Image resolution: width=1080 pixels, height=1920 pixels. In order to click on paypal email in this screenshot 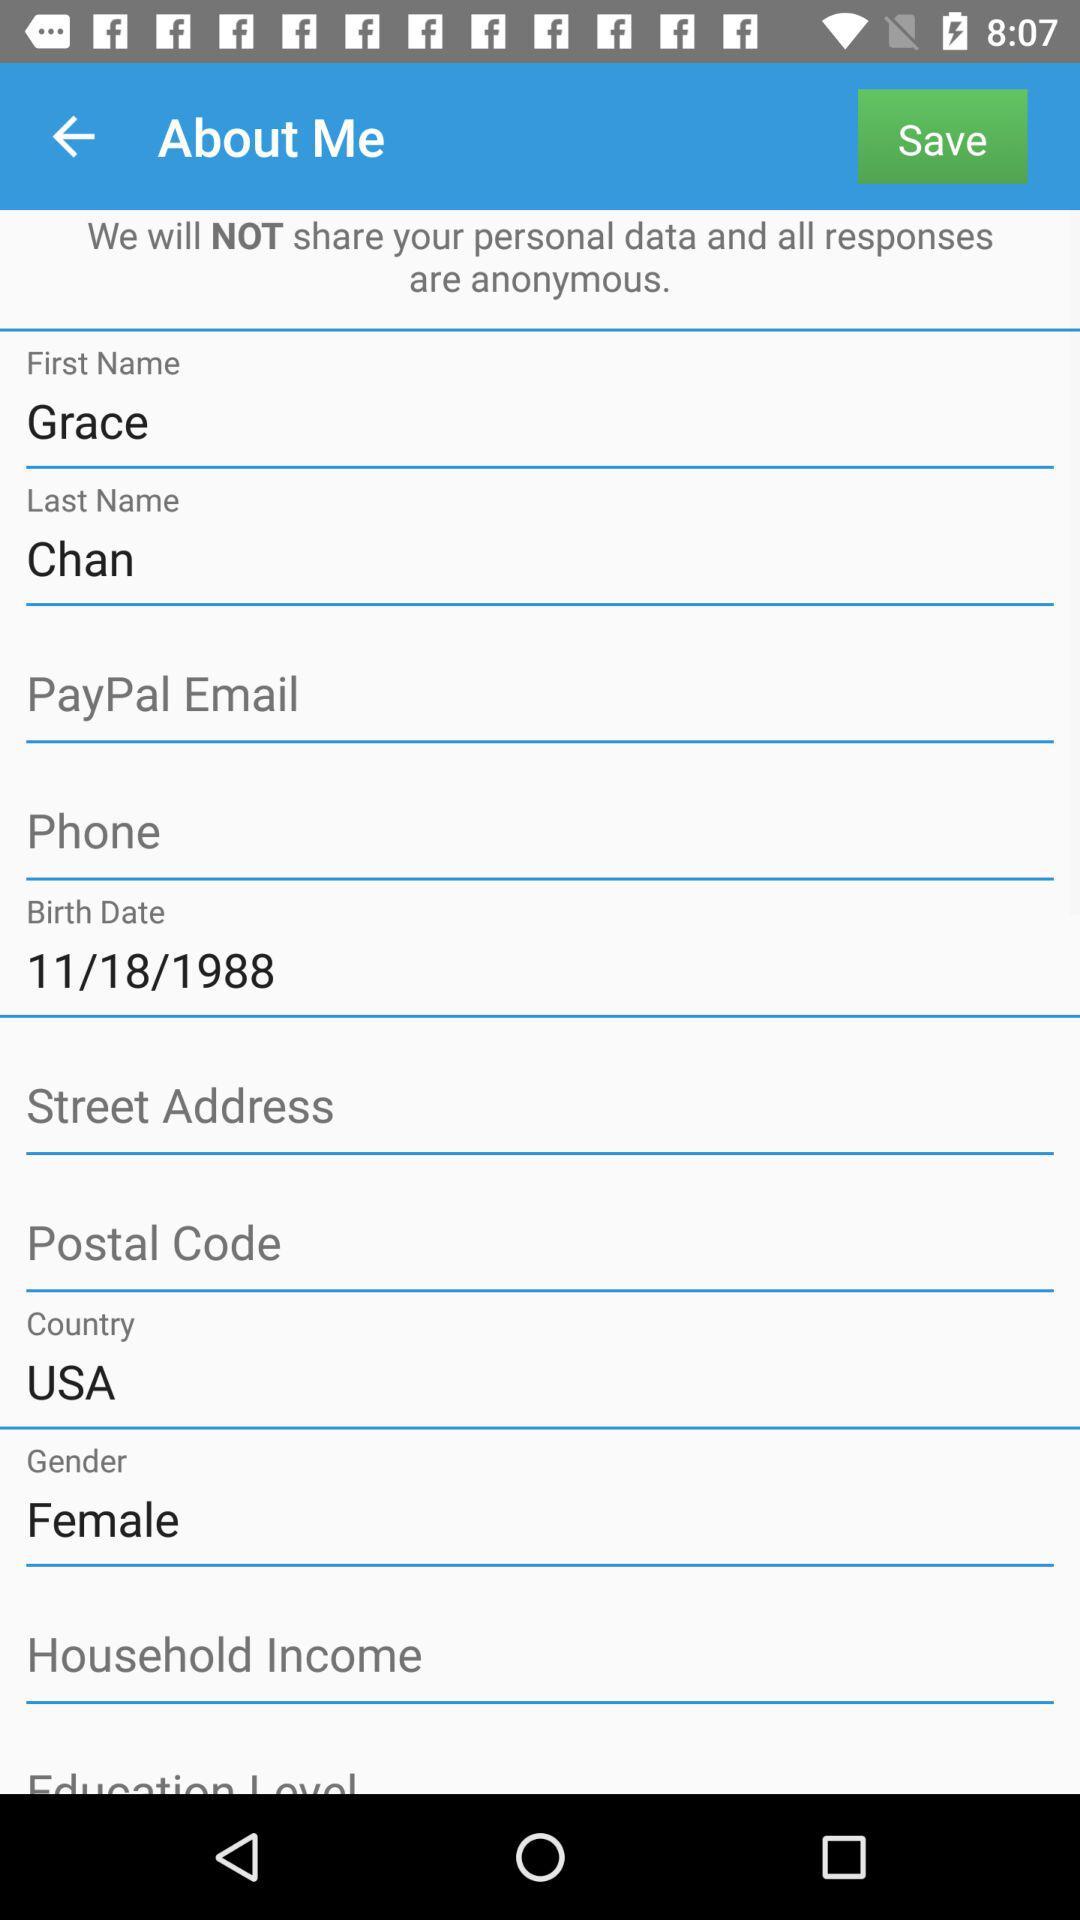, I will do `click(540, 694)`.